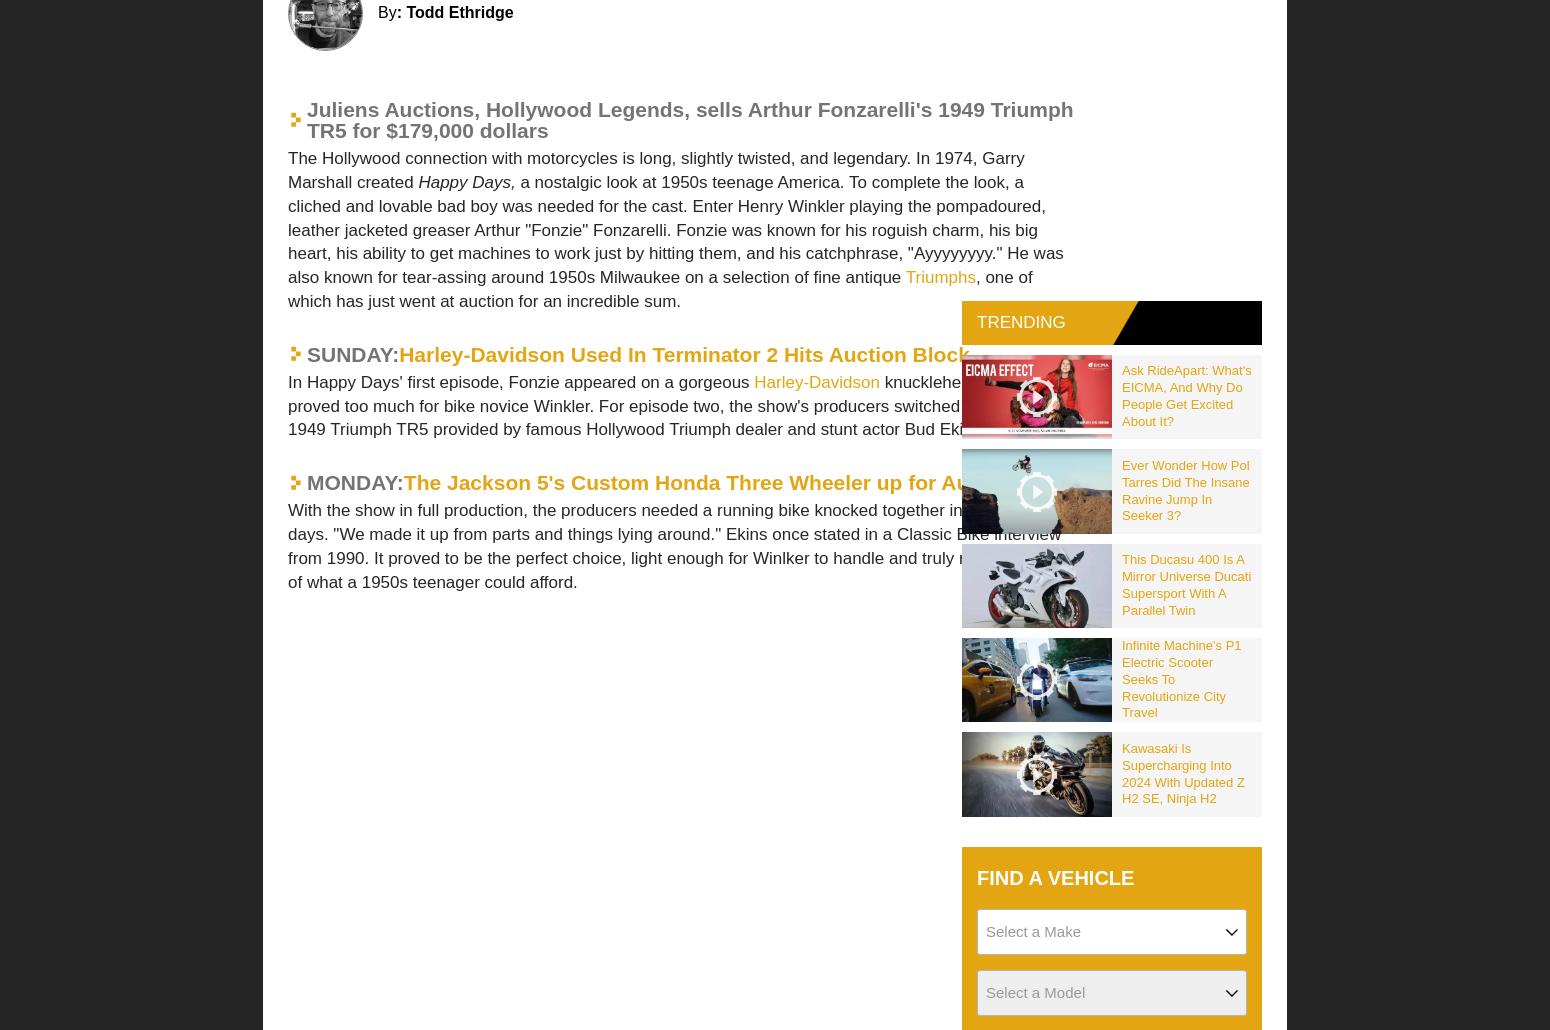  What do you see at coordinates (1185, 488) in the screenshot?
I see `'Ever Wonder How Pol Tarres Did The Insane Ravine Jump In Seeker 3?'` at bounding box center [1185, 488].